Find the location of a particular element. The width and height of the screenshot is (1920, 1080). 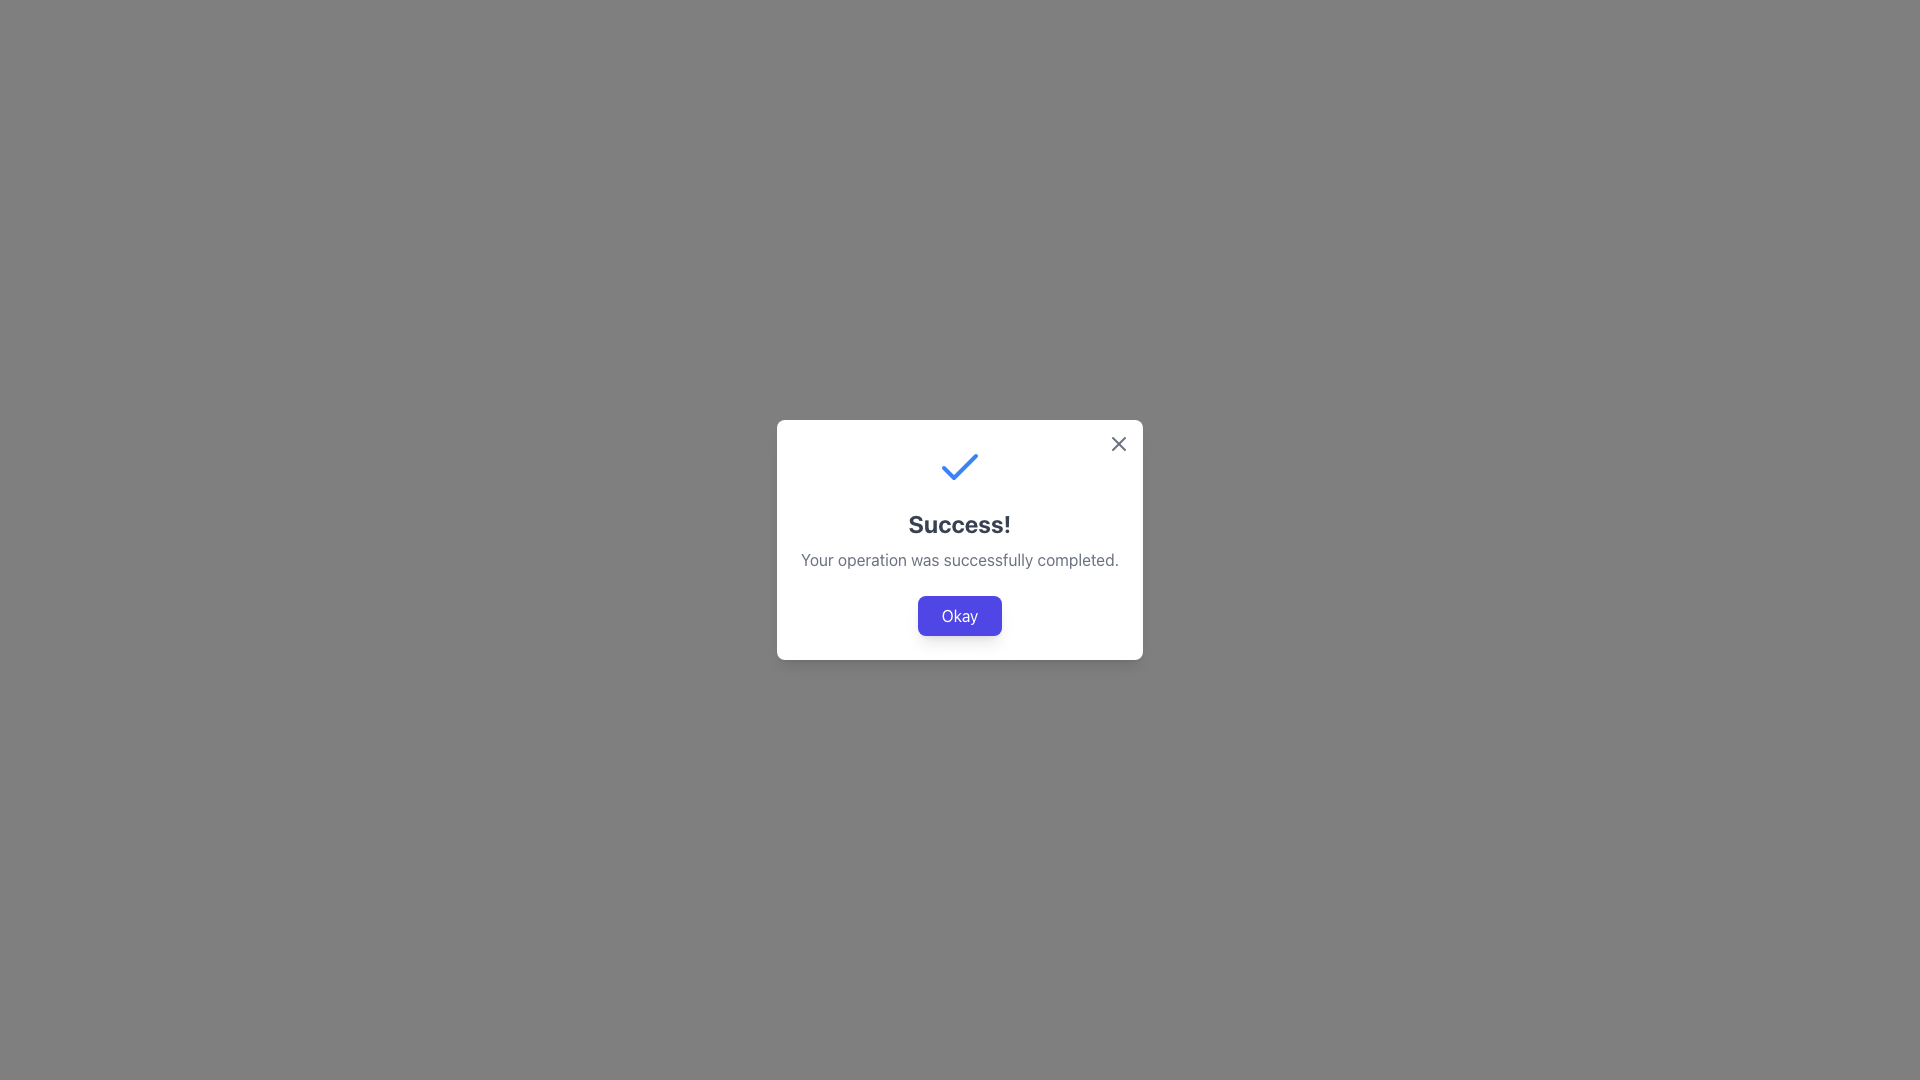

the close button located in the top-right corner of the white popup card to change its color is located at coordinates (1117, 442).